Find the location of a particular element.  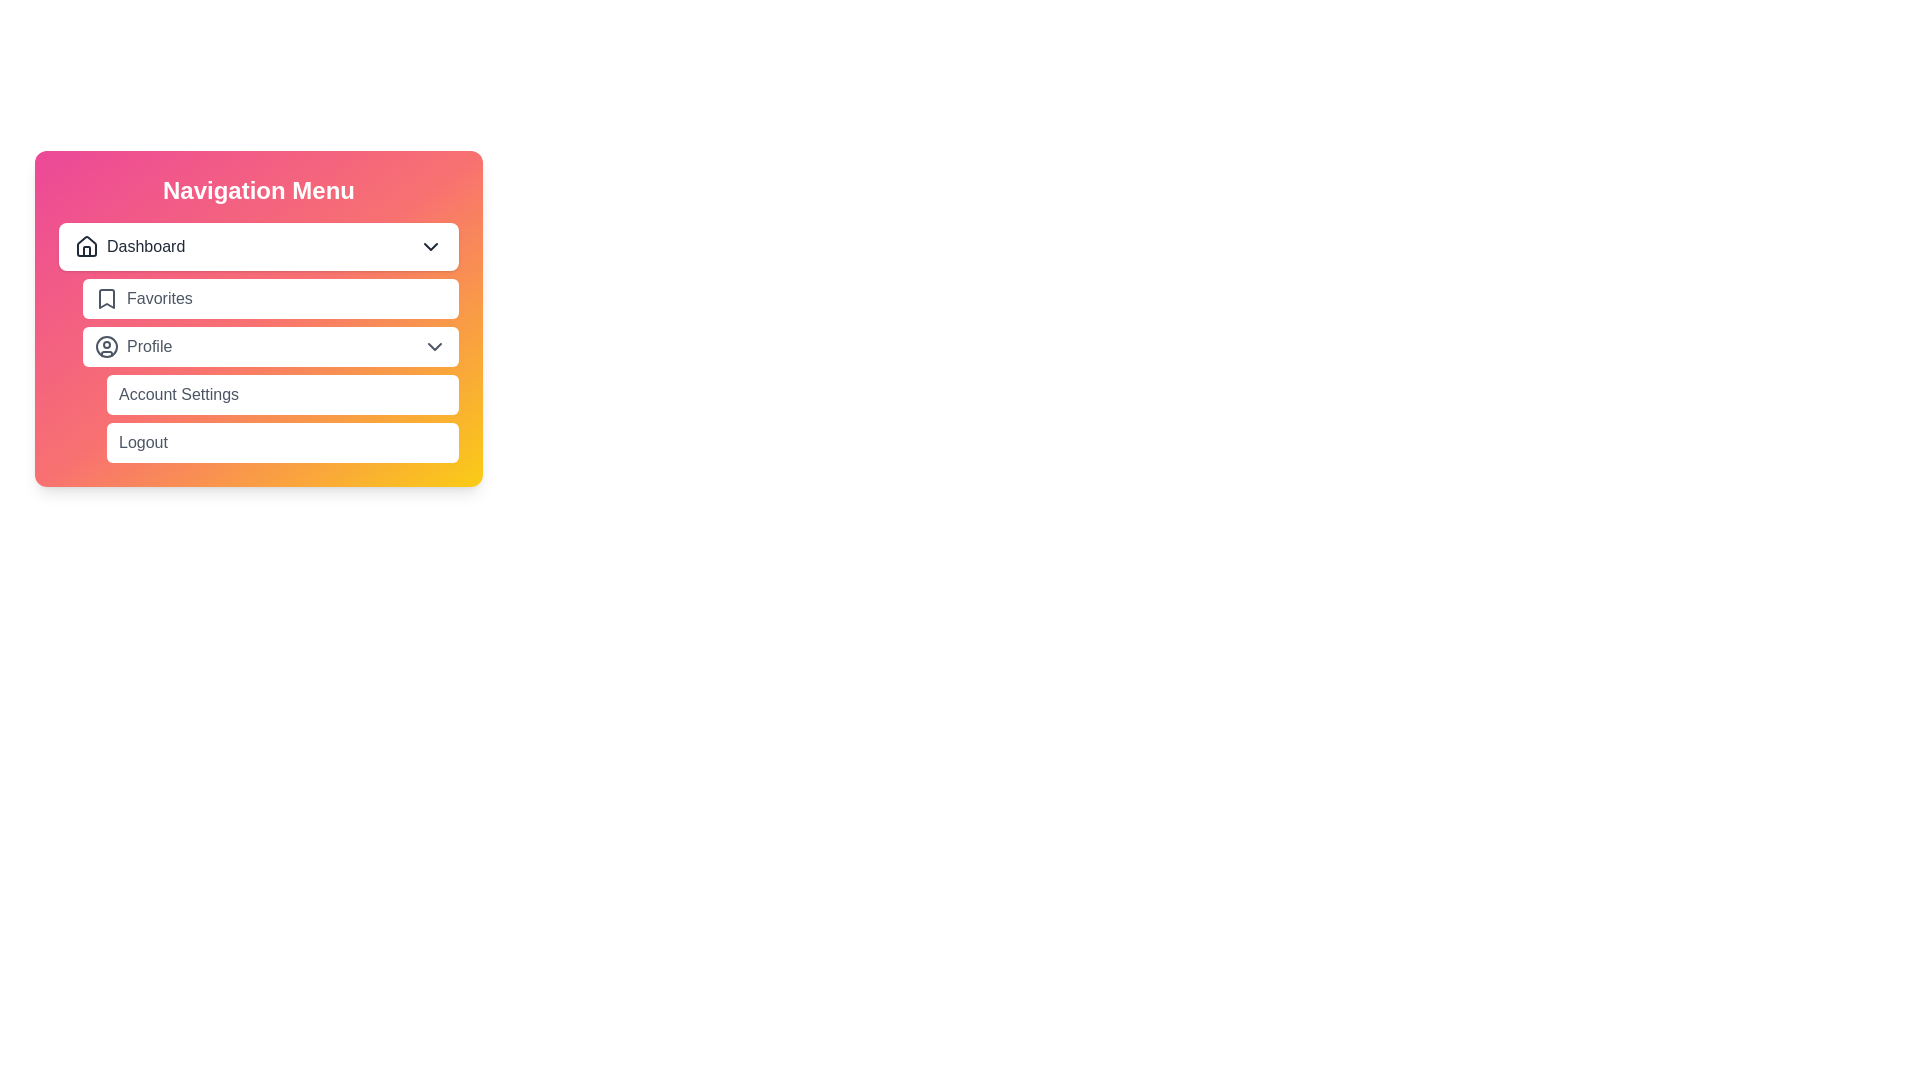

the 'Profile' button in the navigation menu is located at coordinates (258, 342).